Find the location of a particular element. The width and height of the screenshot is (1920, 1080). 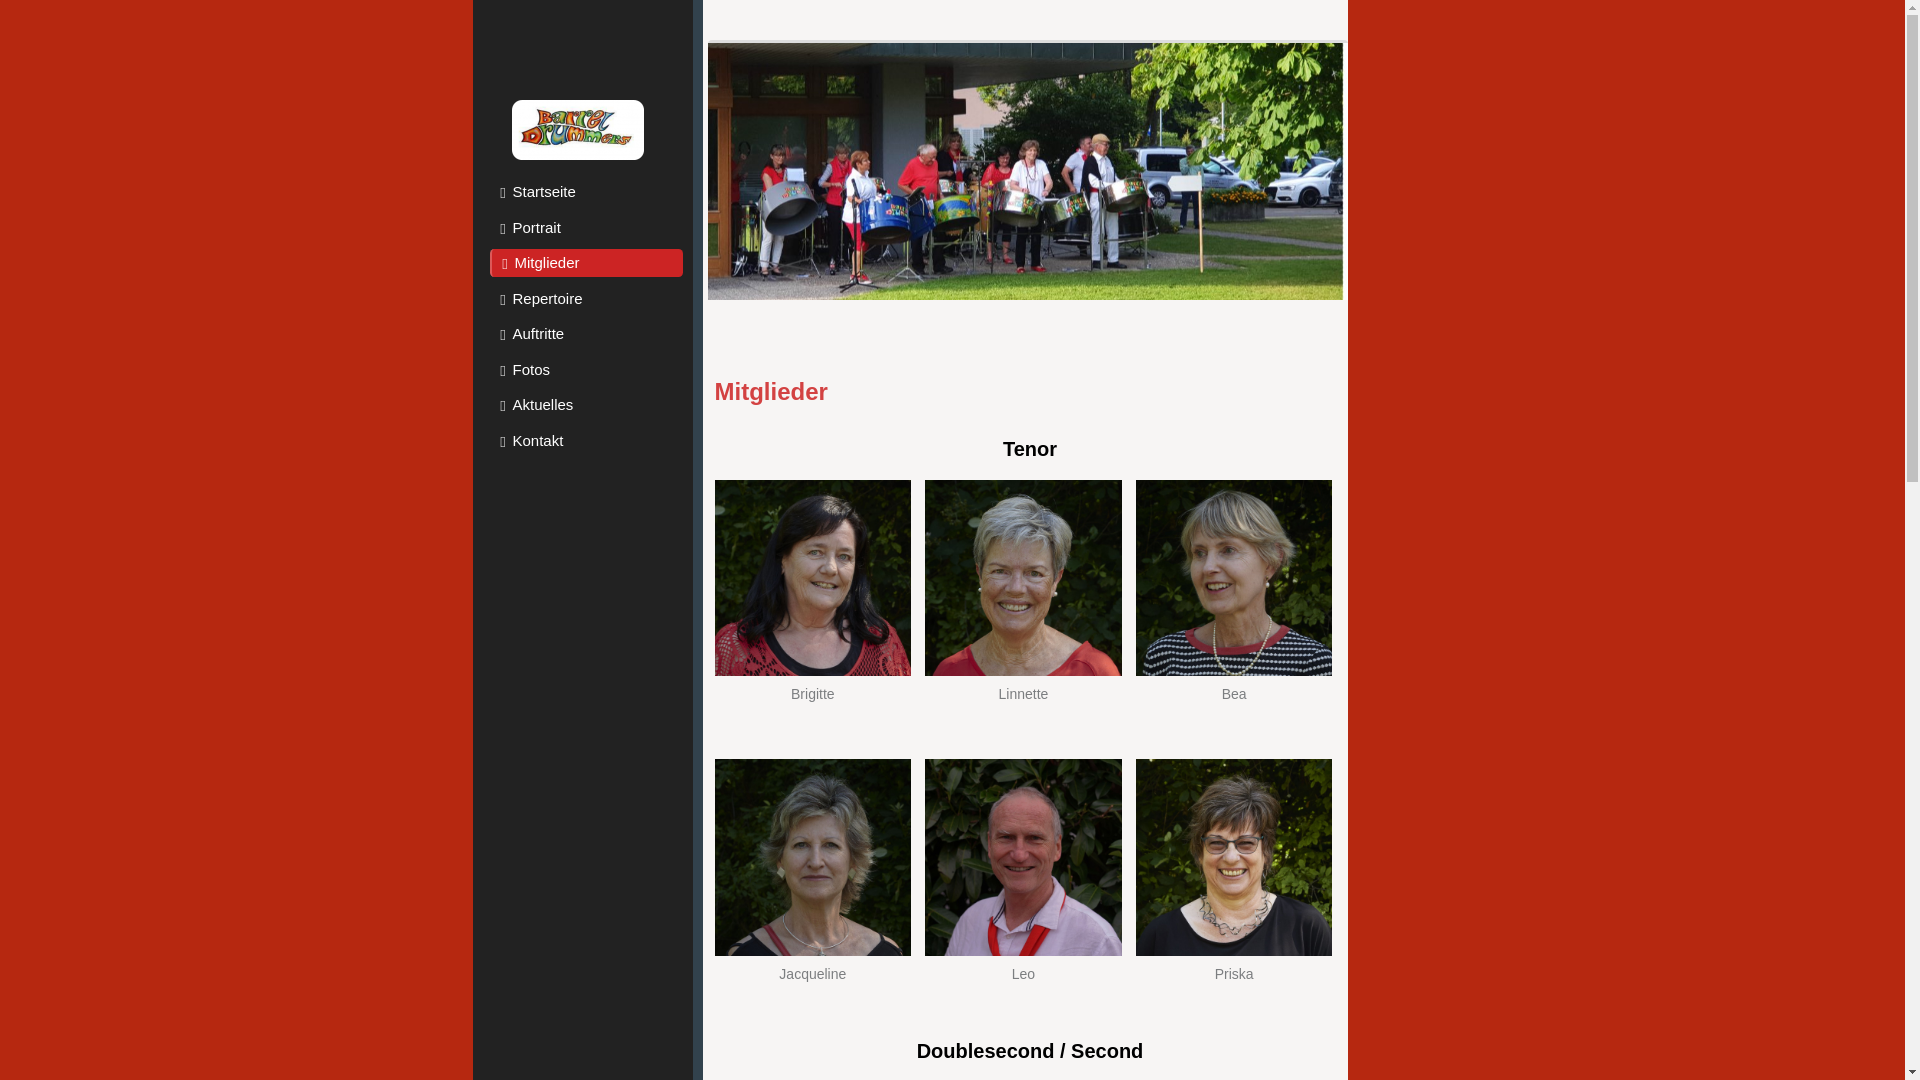

'Startseite' is located at coordinates (489, 192).